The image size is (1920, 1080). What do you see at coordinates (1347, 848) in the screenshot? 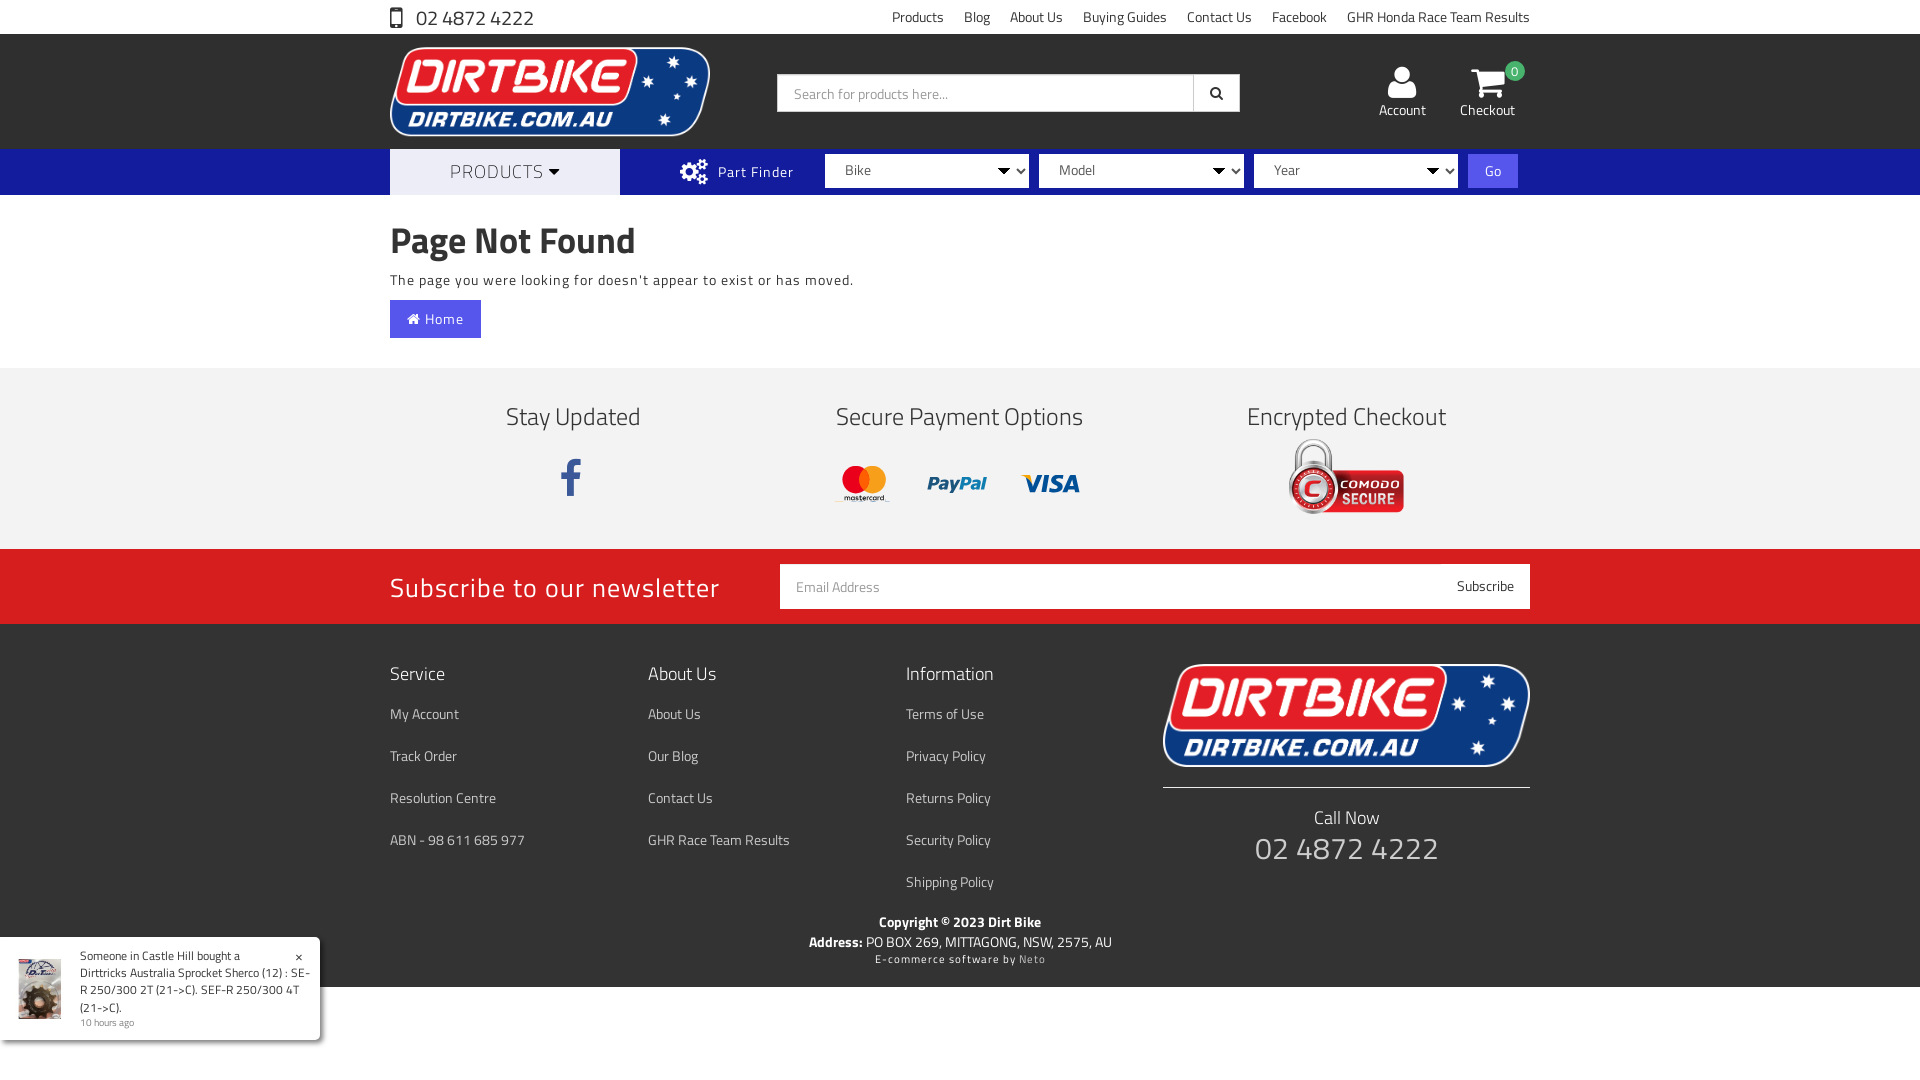
I see `'02 4872 4222'` at bounding box center [1347, 848].